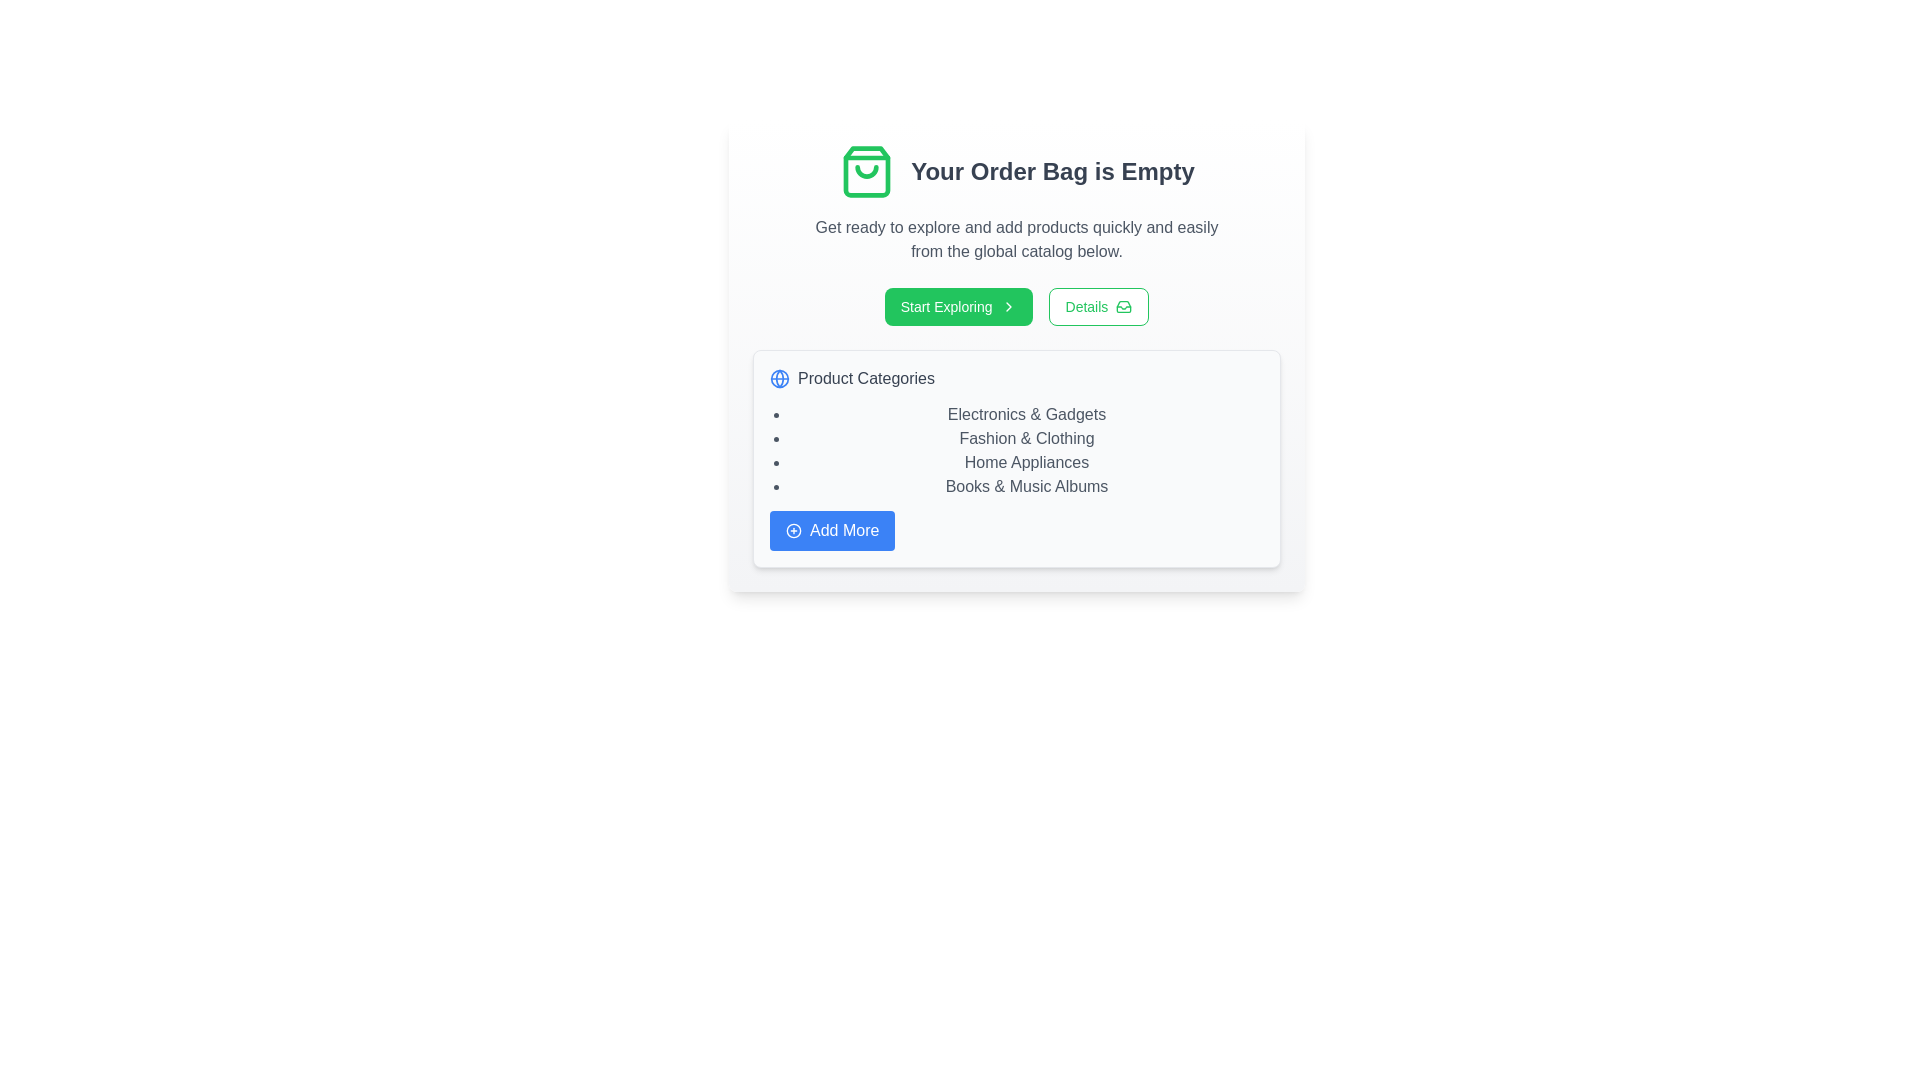  What do you see at coordinates (1017, 451) in the screenshot?
I see `an individual item in the bulleted list of product categories located within the 'Product Categories' section` at bounding box center [1017, 451].